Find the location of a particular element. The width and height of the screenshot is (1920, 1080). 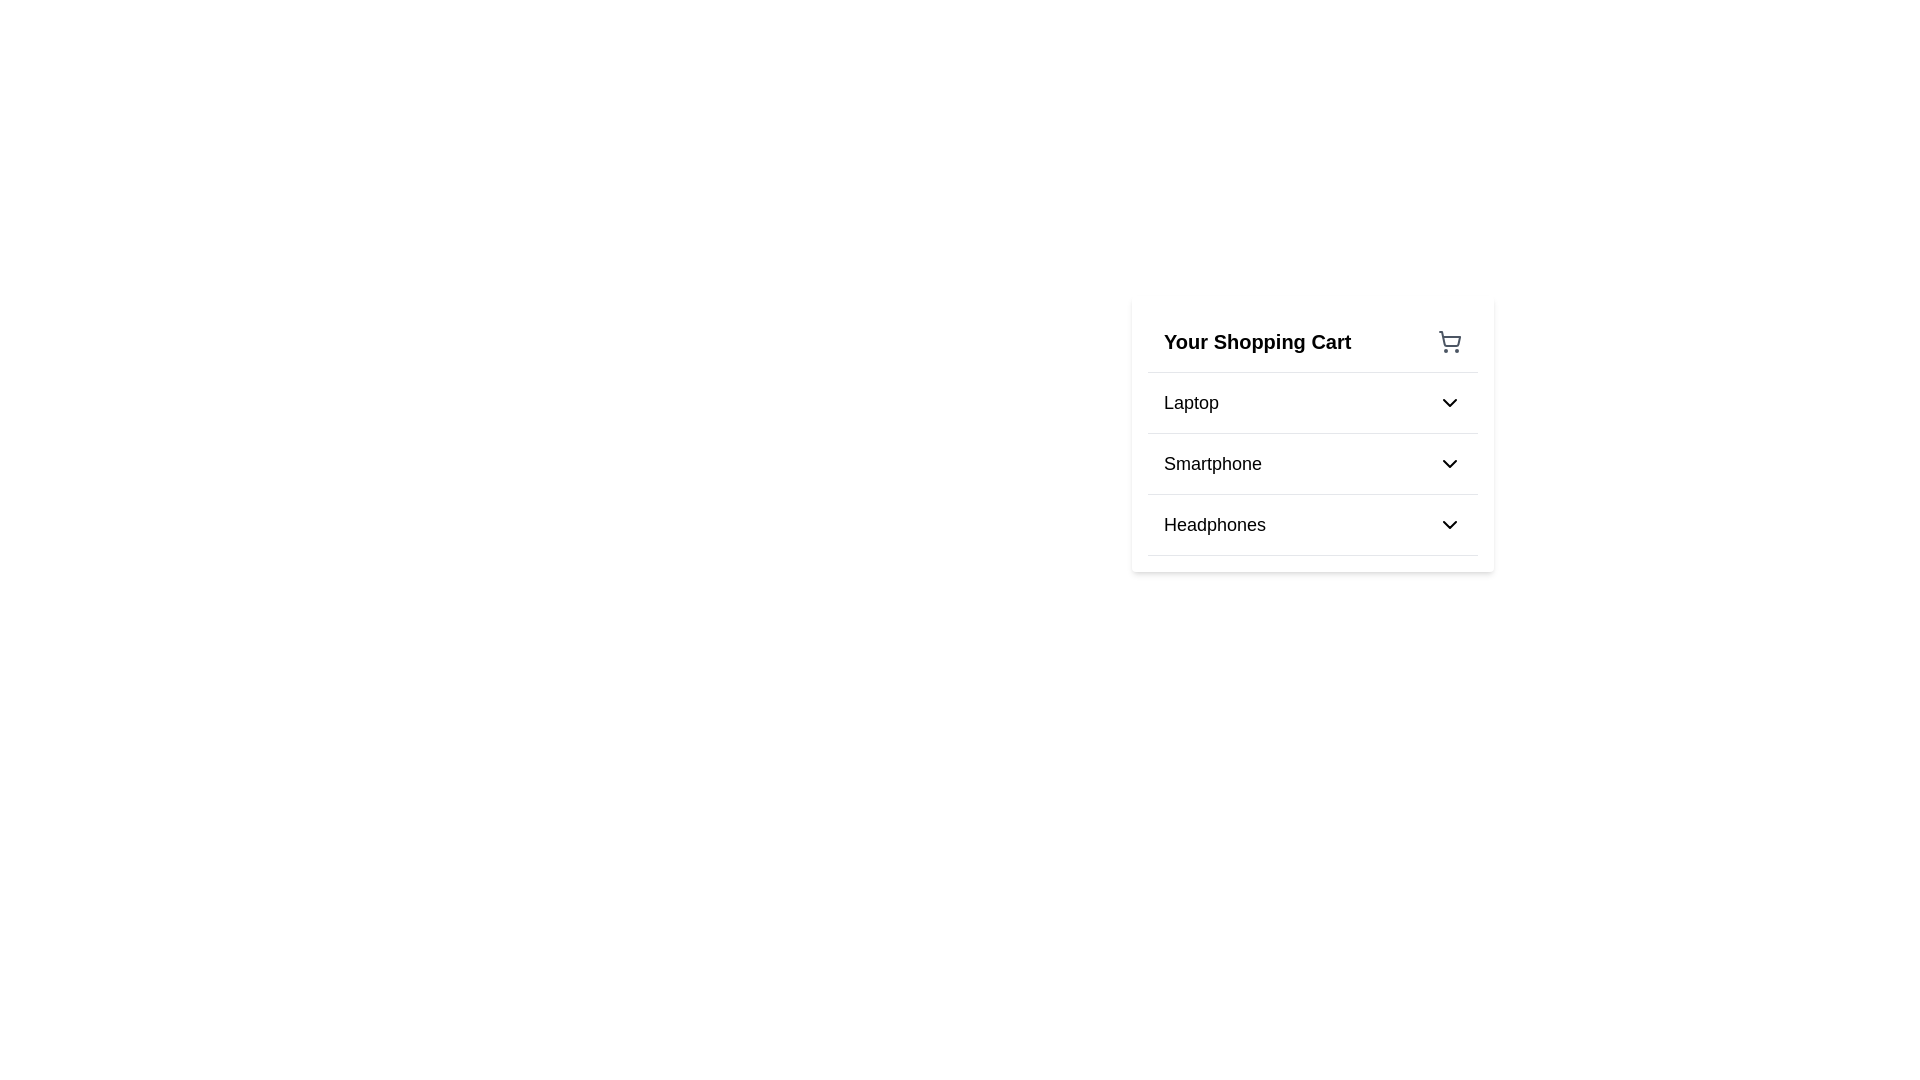

the stylized shopping cart icon located next to the 'Your Shopping Cart' header at the top-right corner of the interface is located at coordinates (1449, 341).